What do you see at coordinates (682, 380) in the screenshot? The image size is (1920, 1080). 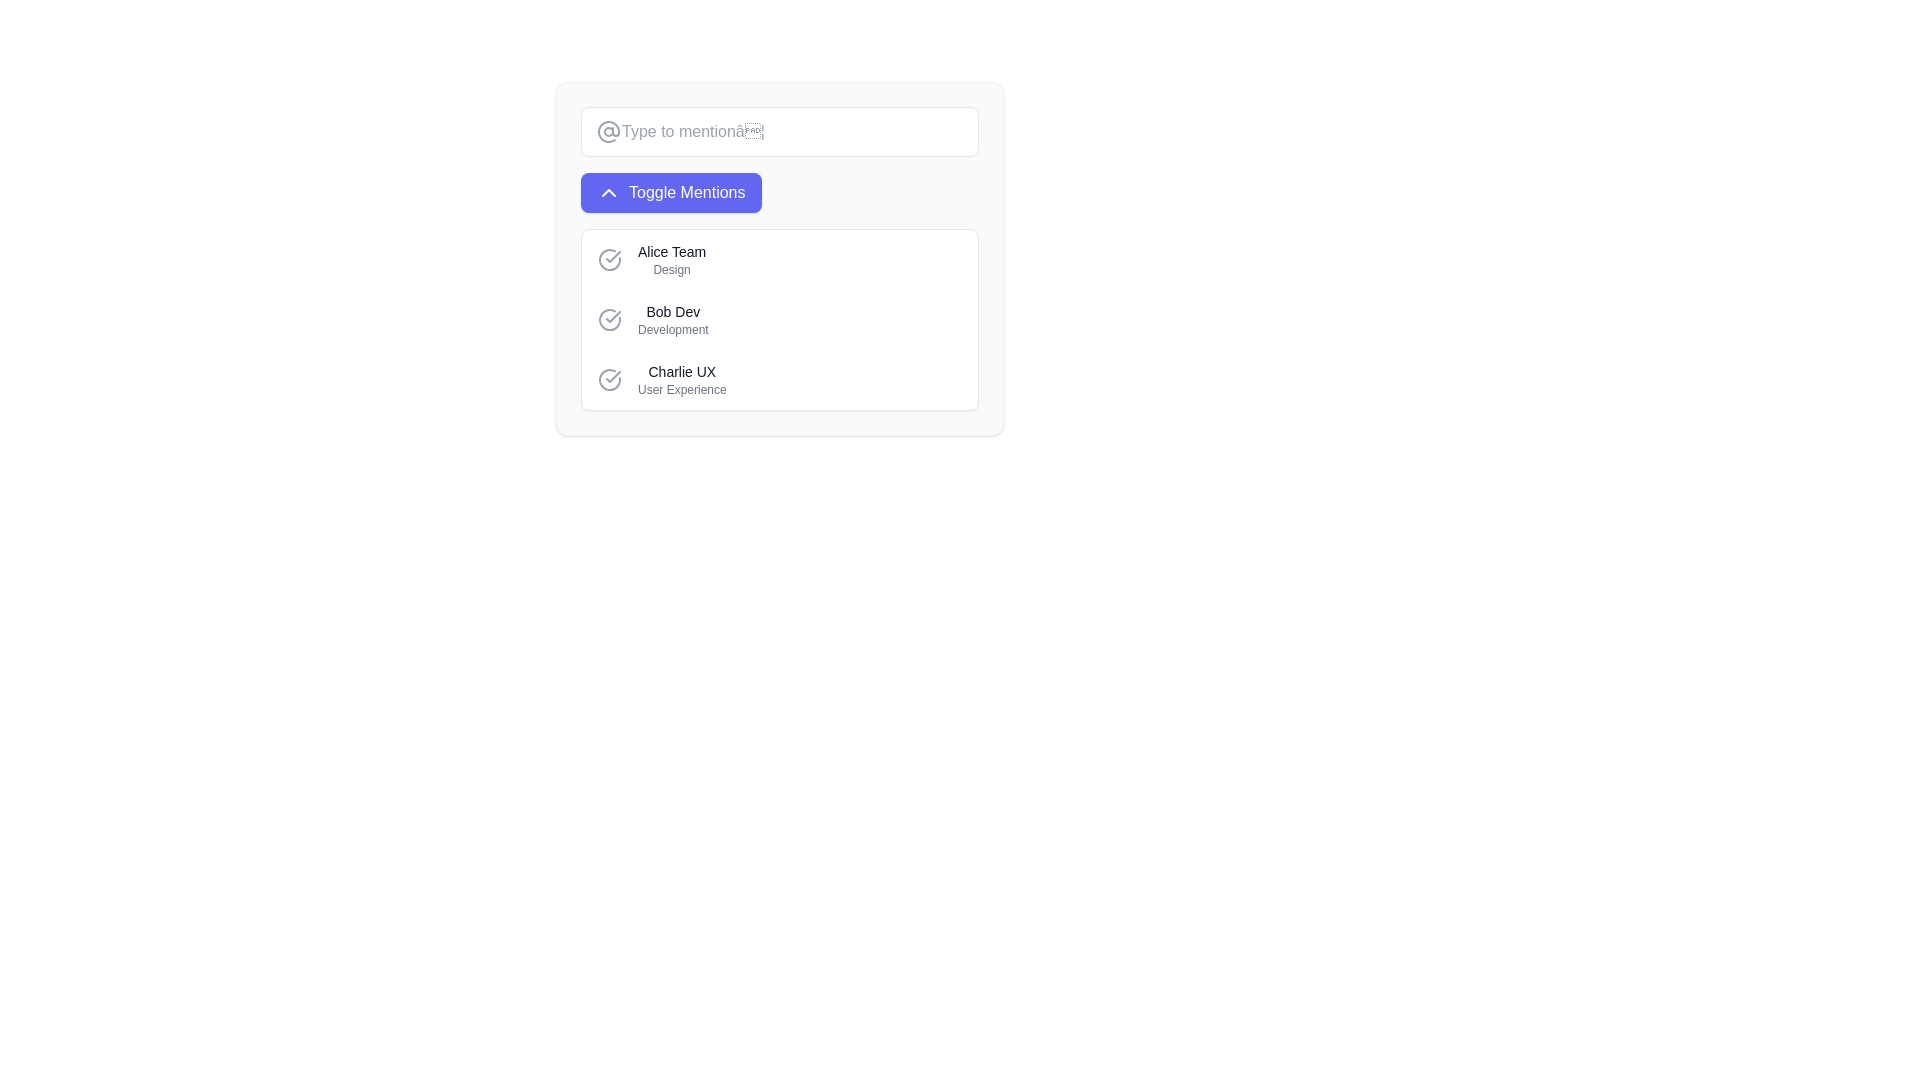 I see `the selectable list item identifying the user 'Charlie UX' under the category 'User Experience' within the 'Toggle Mentions' dropdown menu` at bounding box center [682, 380].